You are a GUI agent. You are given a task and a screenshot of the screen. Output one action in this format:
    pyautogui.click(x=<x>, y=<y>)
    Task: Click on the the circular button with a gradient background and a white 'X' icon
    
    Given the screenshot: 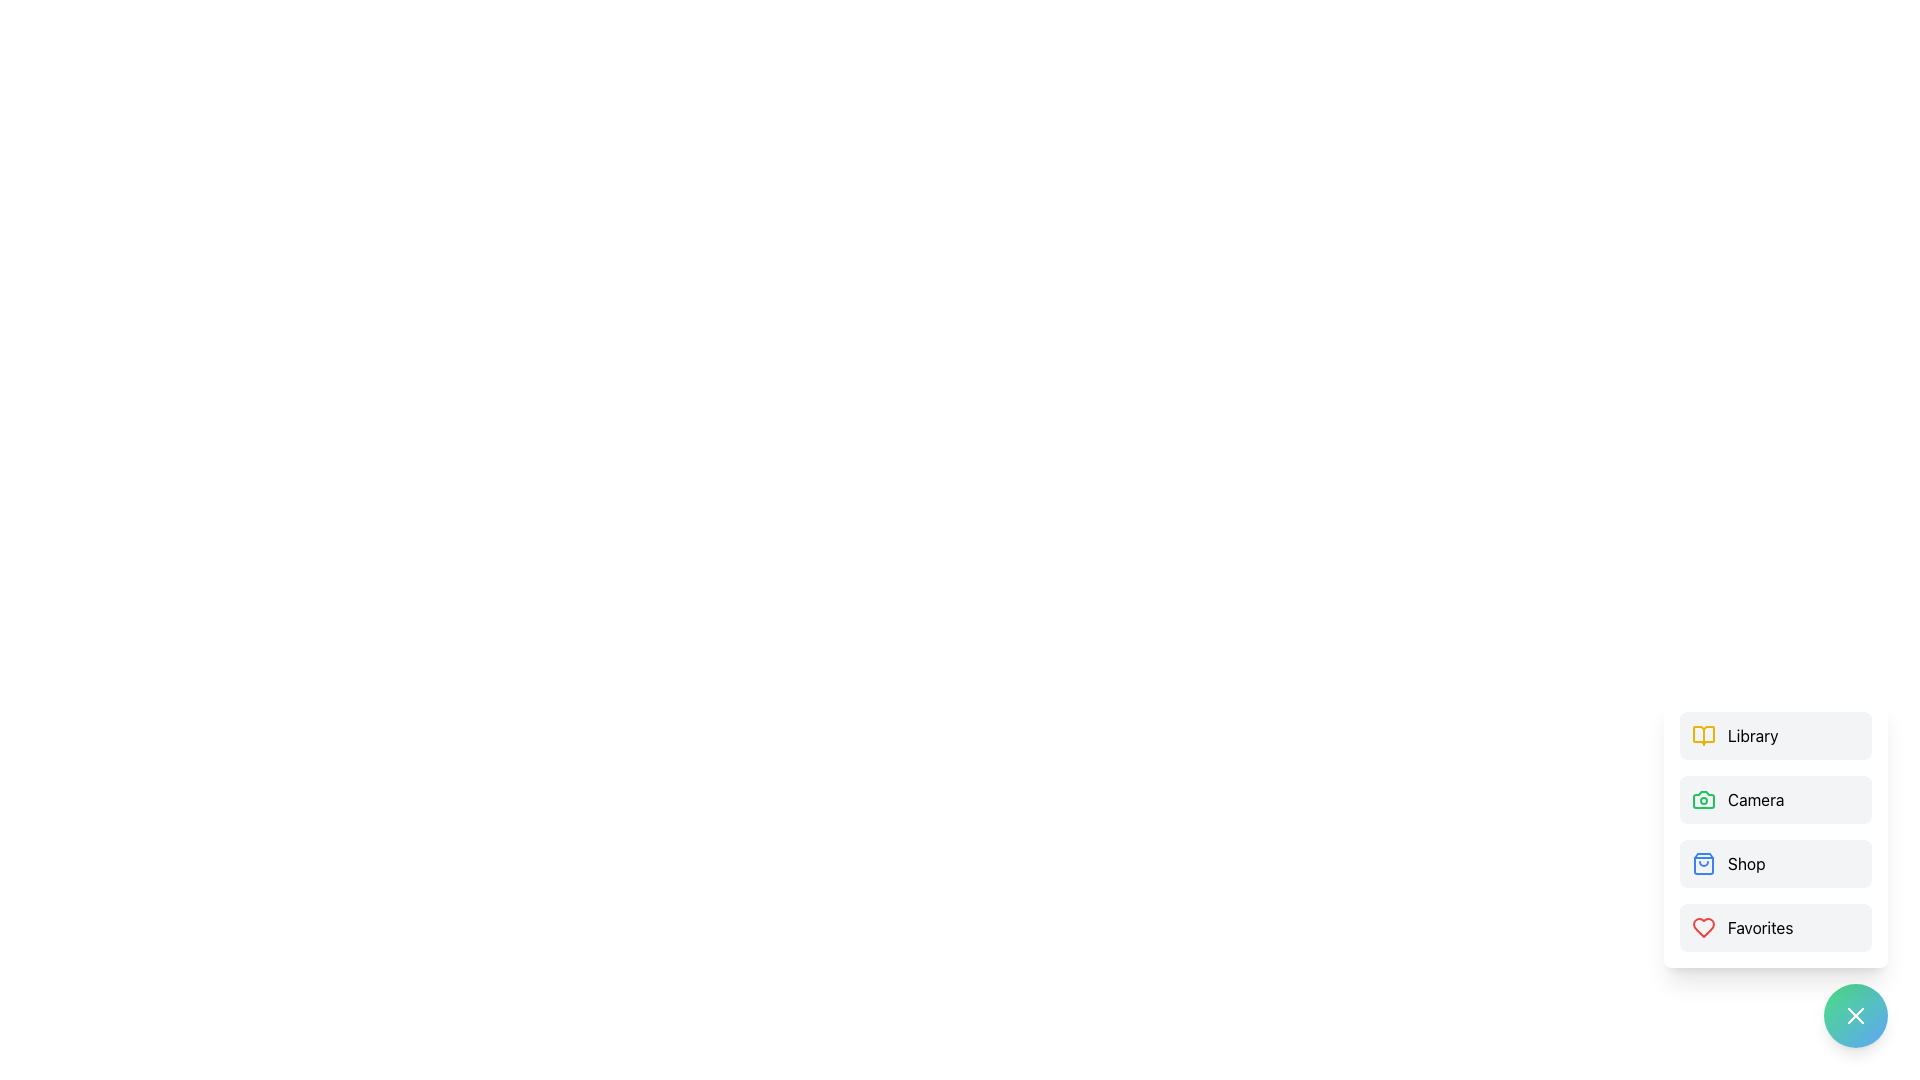 What is the action you would take?
    pyautogui.click(x=1855, y=1015)
    